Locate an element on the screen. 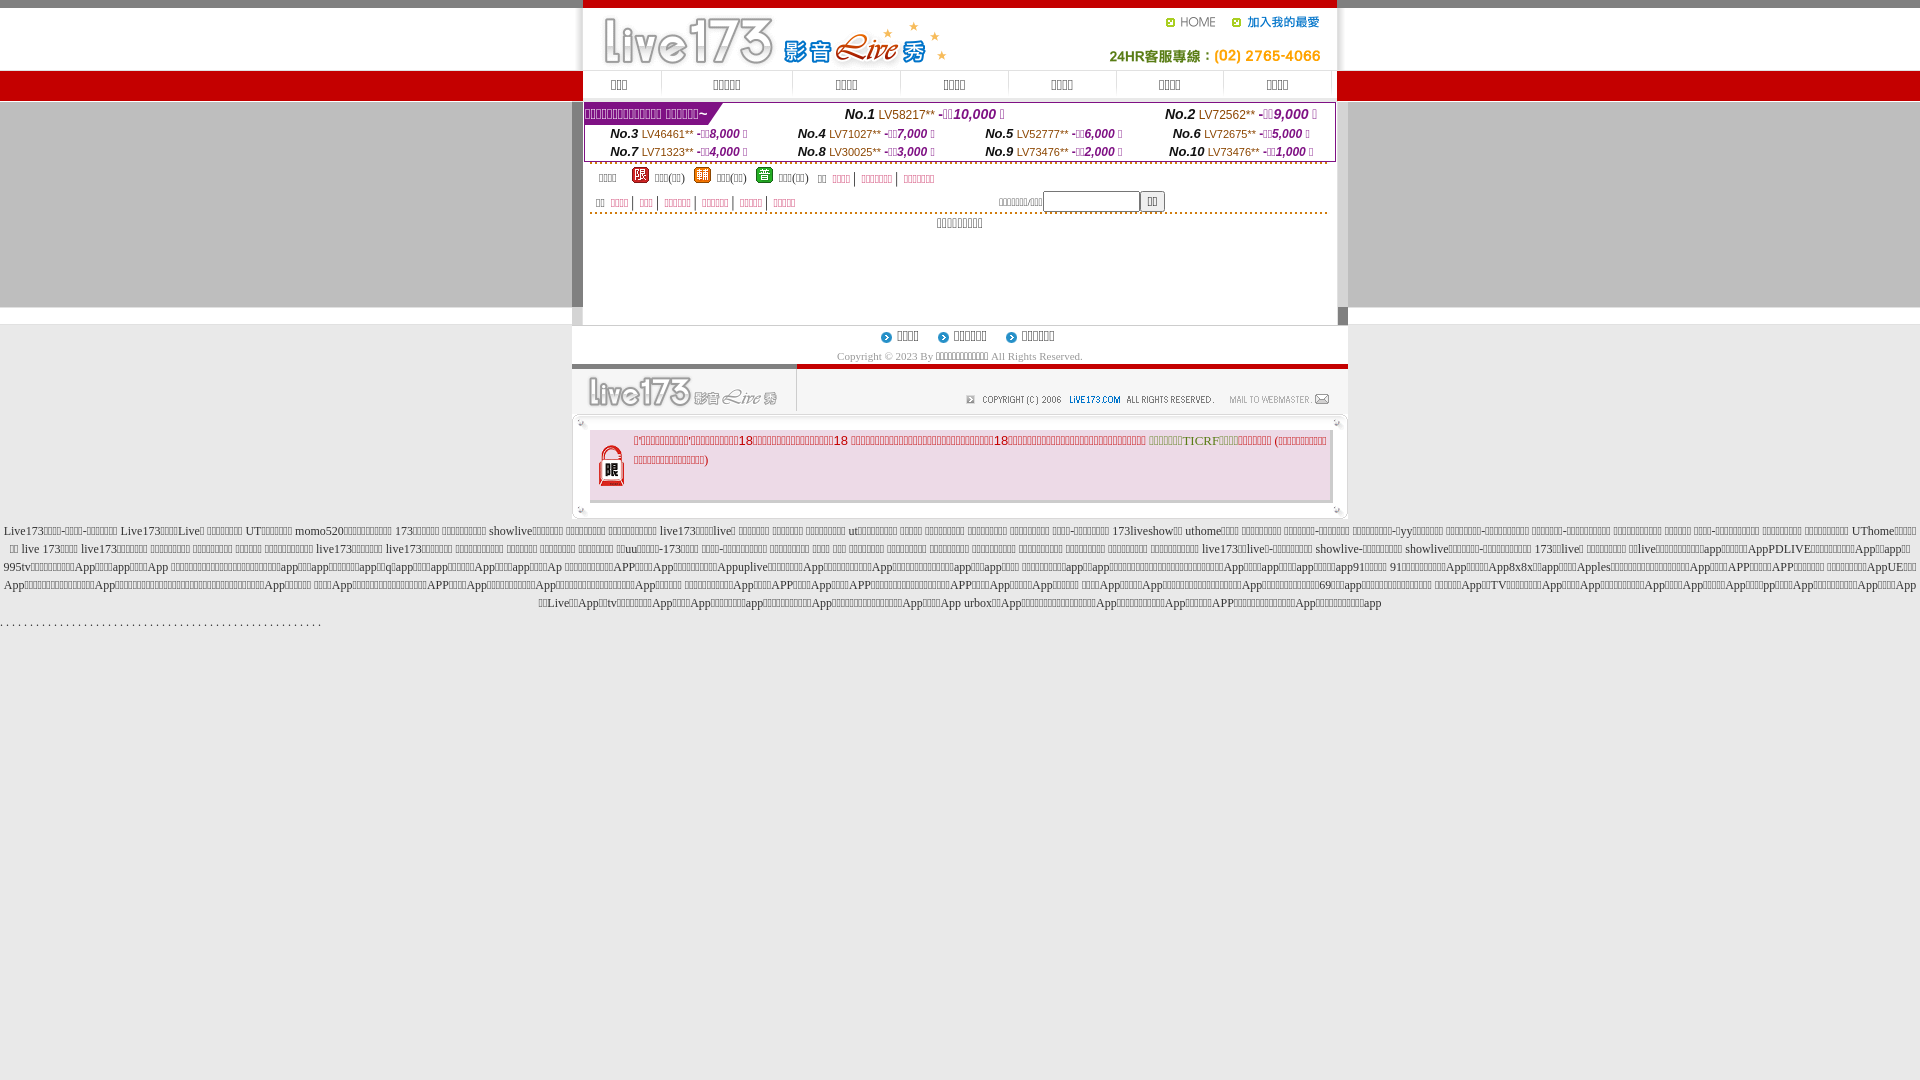  '.' is located at coordinates (90, 620).